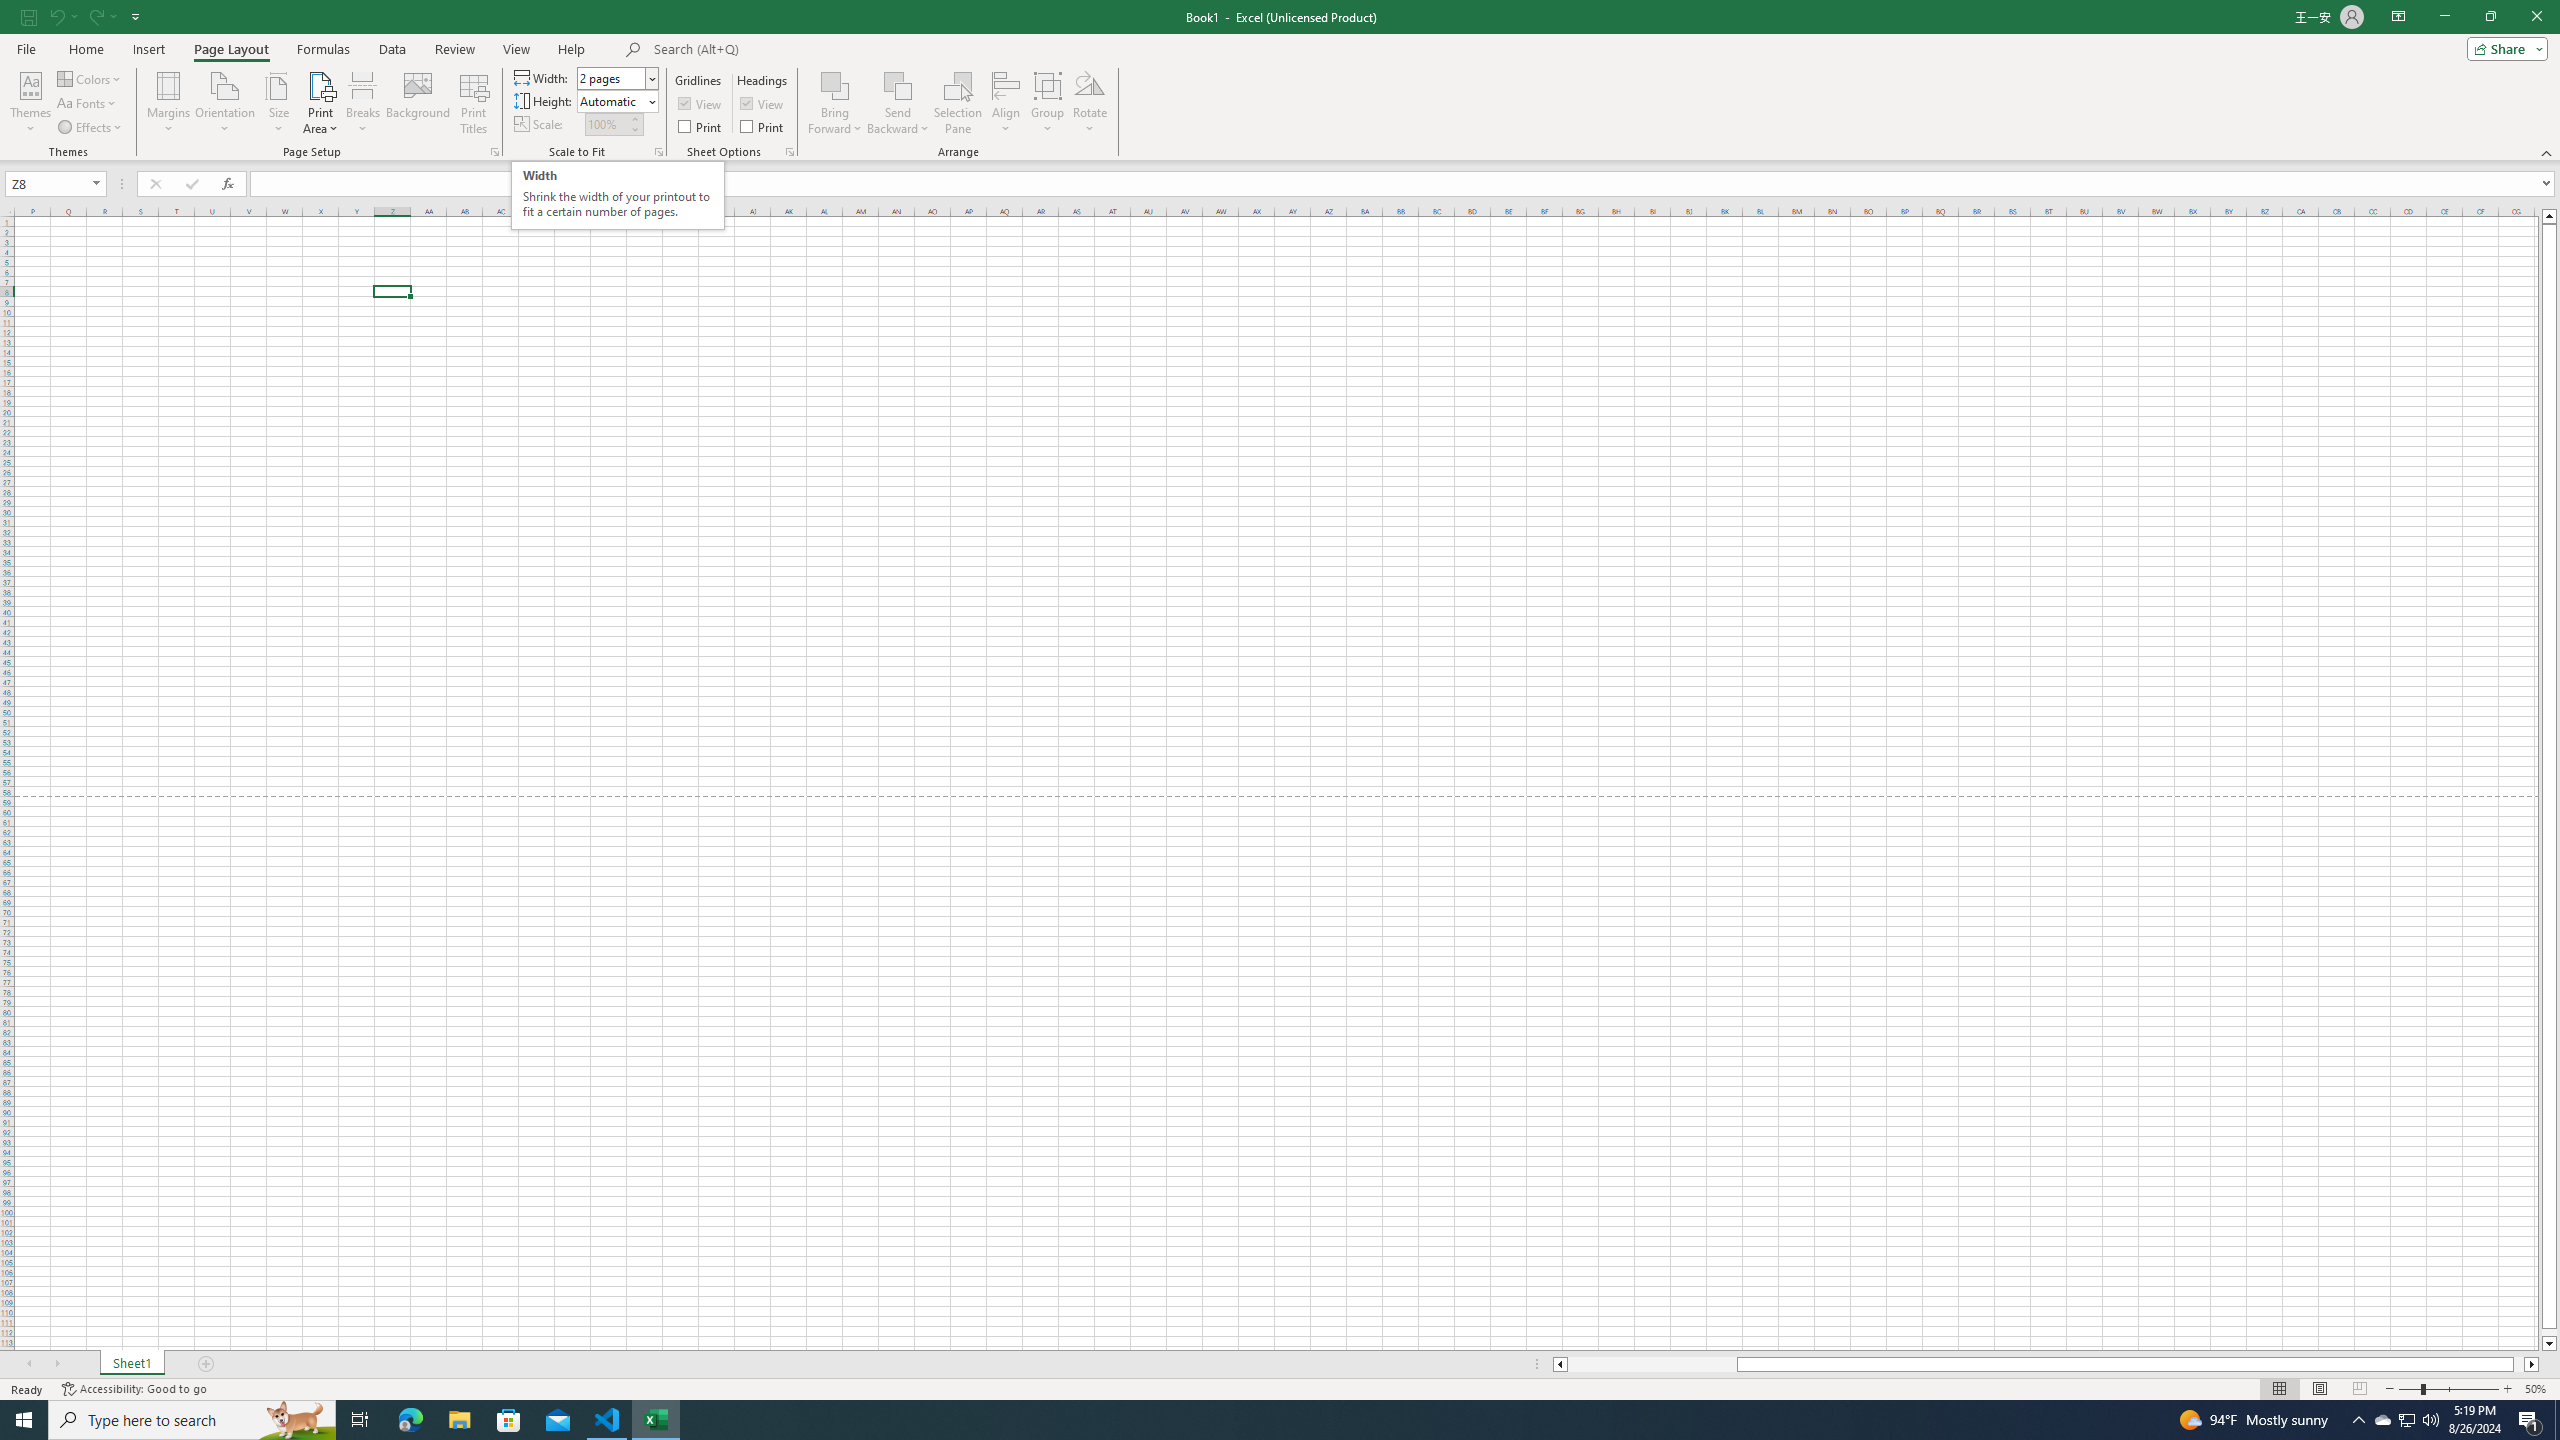  I want to click on 'Formulas', so click(325, 49).